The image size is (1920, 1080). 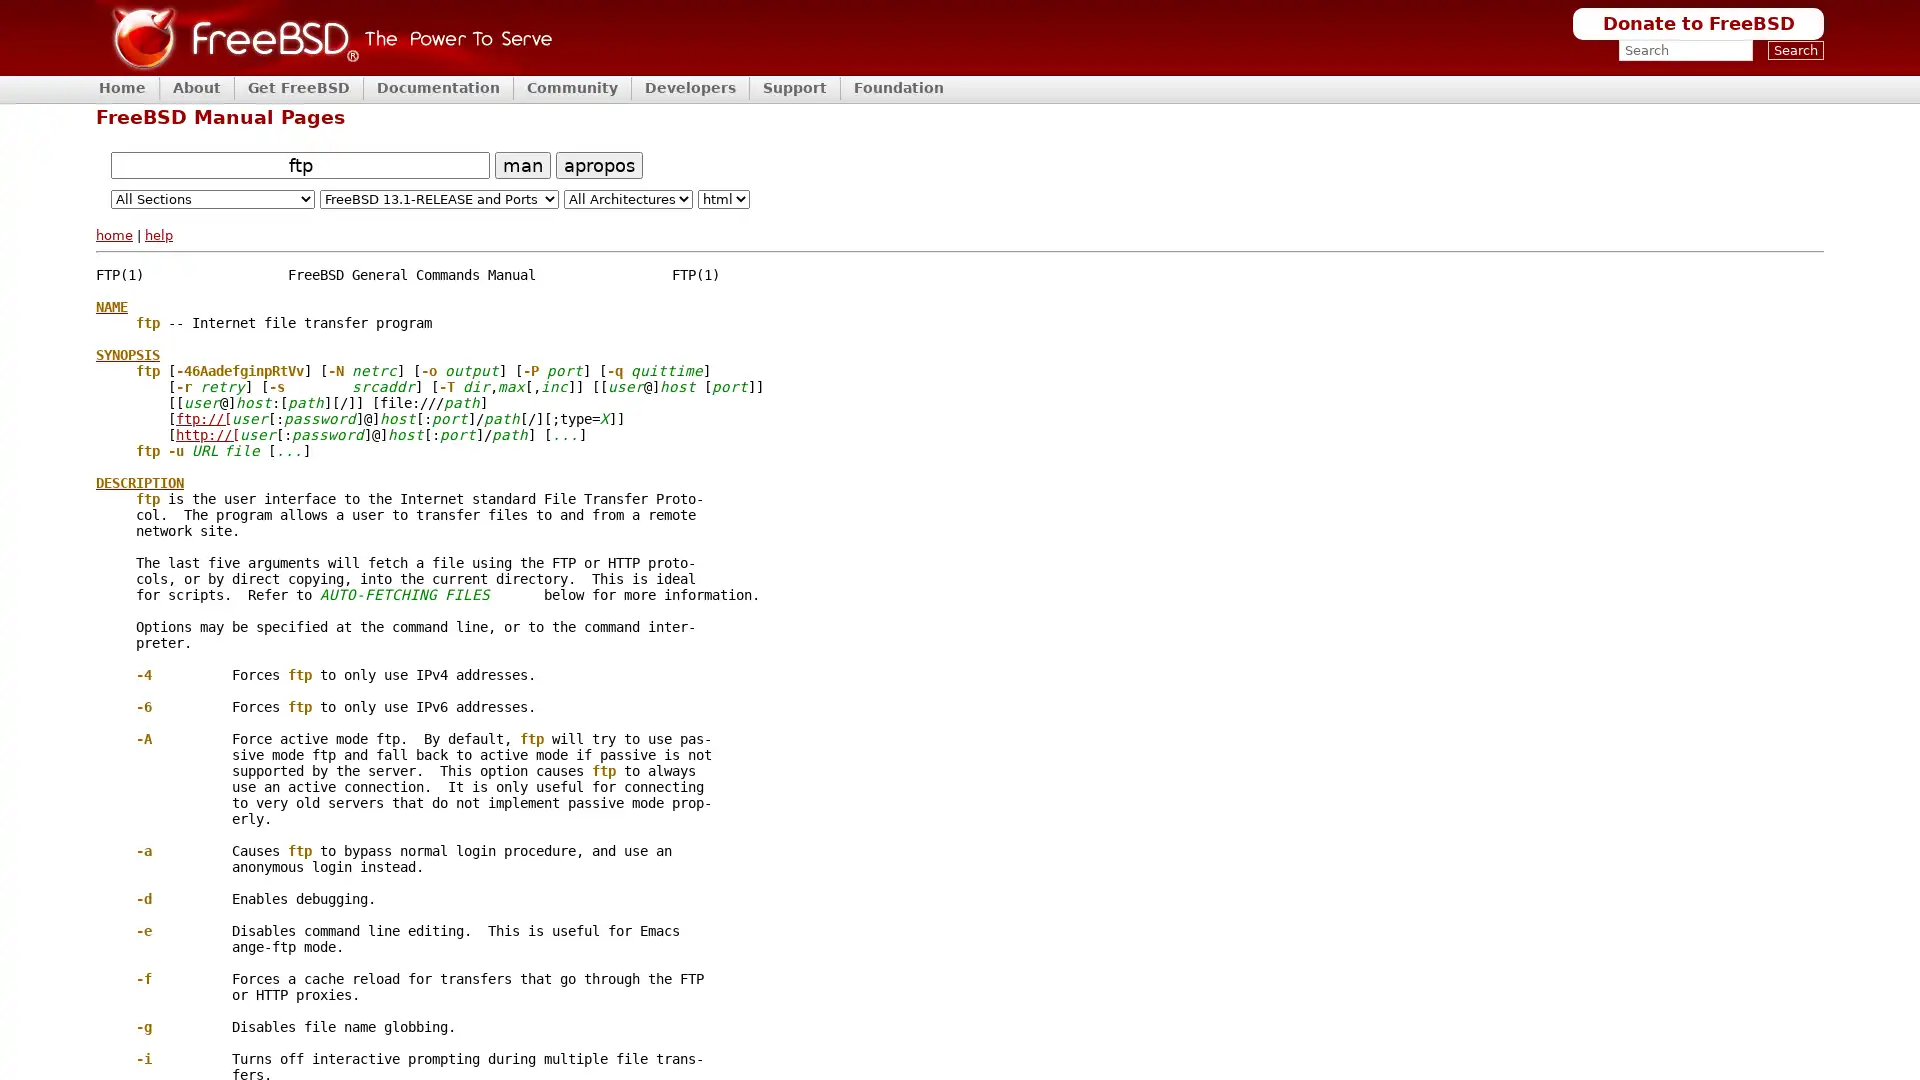 What do you see at coordinates (598, 163) in the screenshot?
I see `apropos` at bounding box center [598, 163].